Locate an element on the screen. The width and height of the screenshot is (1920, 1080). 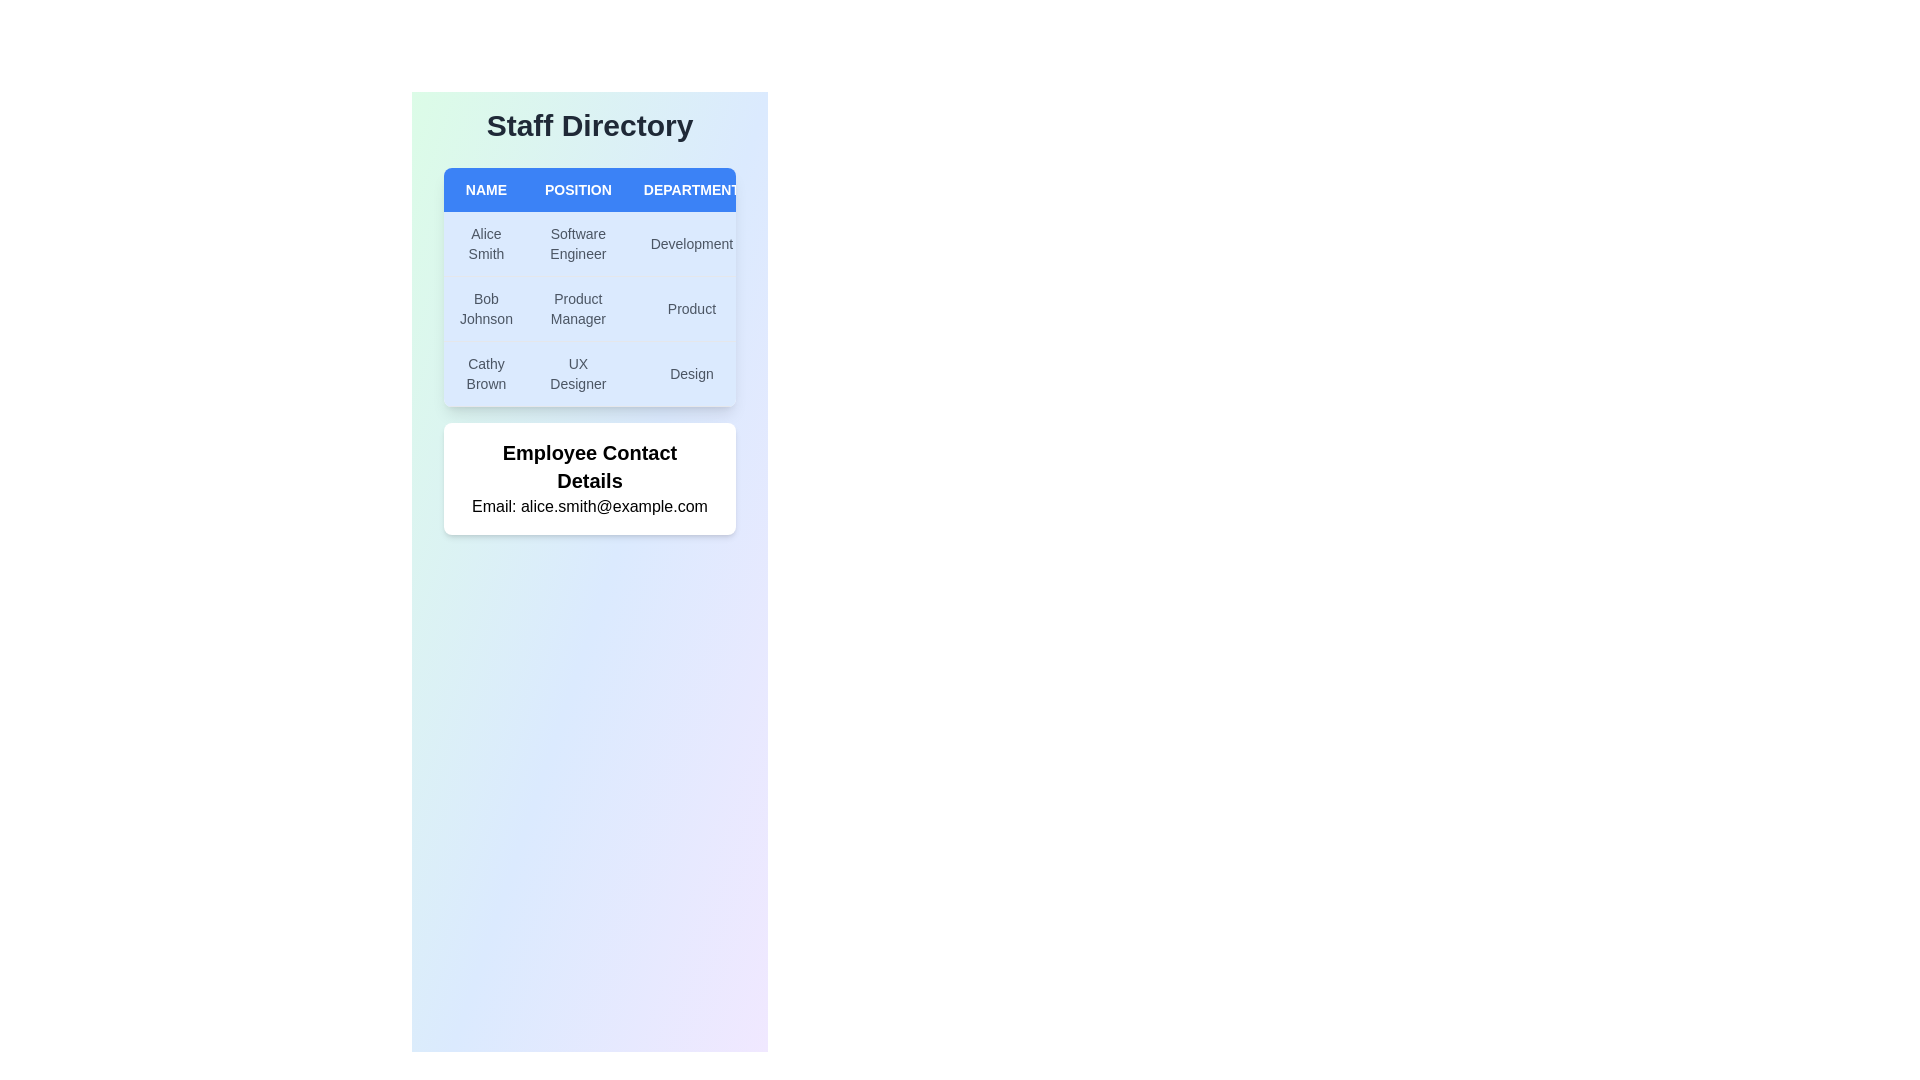
the Text Label indicating the department associated with 'Alice Smith', located in the 'DEPARTMENT' column of the table is located at coordinates (691, 243).